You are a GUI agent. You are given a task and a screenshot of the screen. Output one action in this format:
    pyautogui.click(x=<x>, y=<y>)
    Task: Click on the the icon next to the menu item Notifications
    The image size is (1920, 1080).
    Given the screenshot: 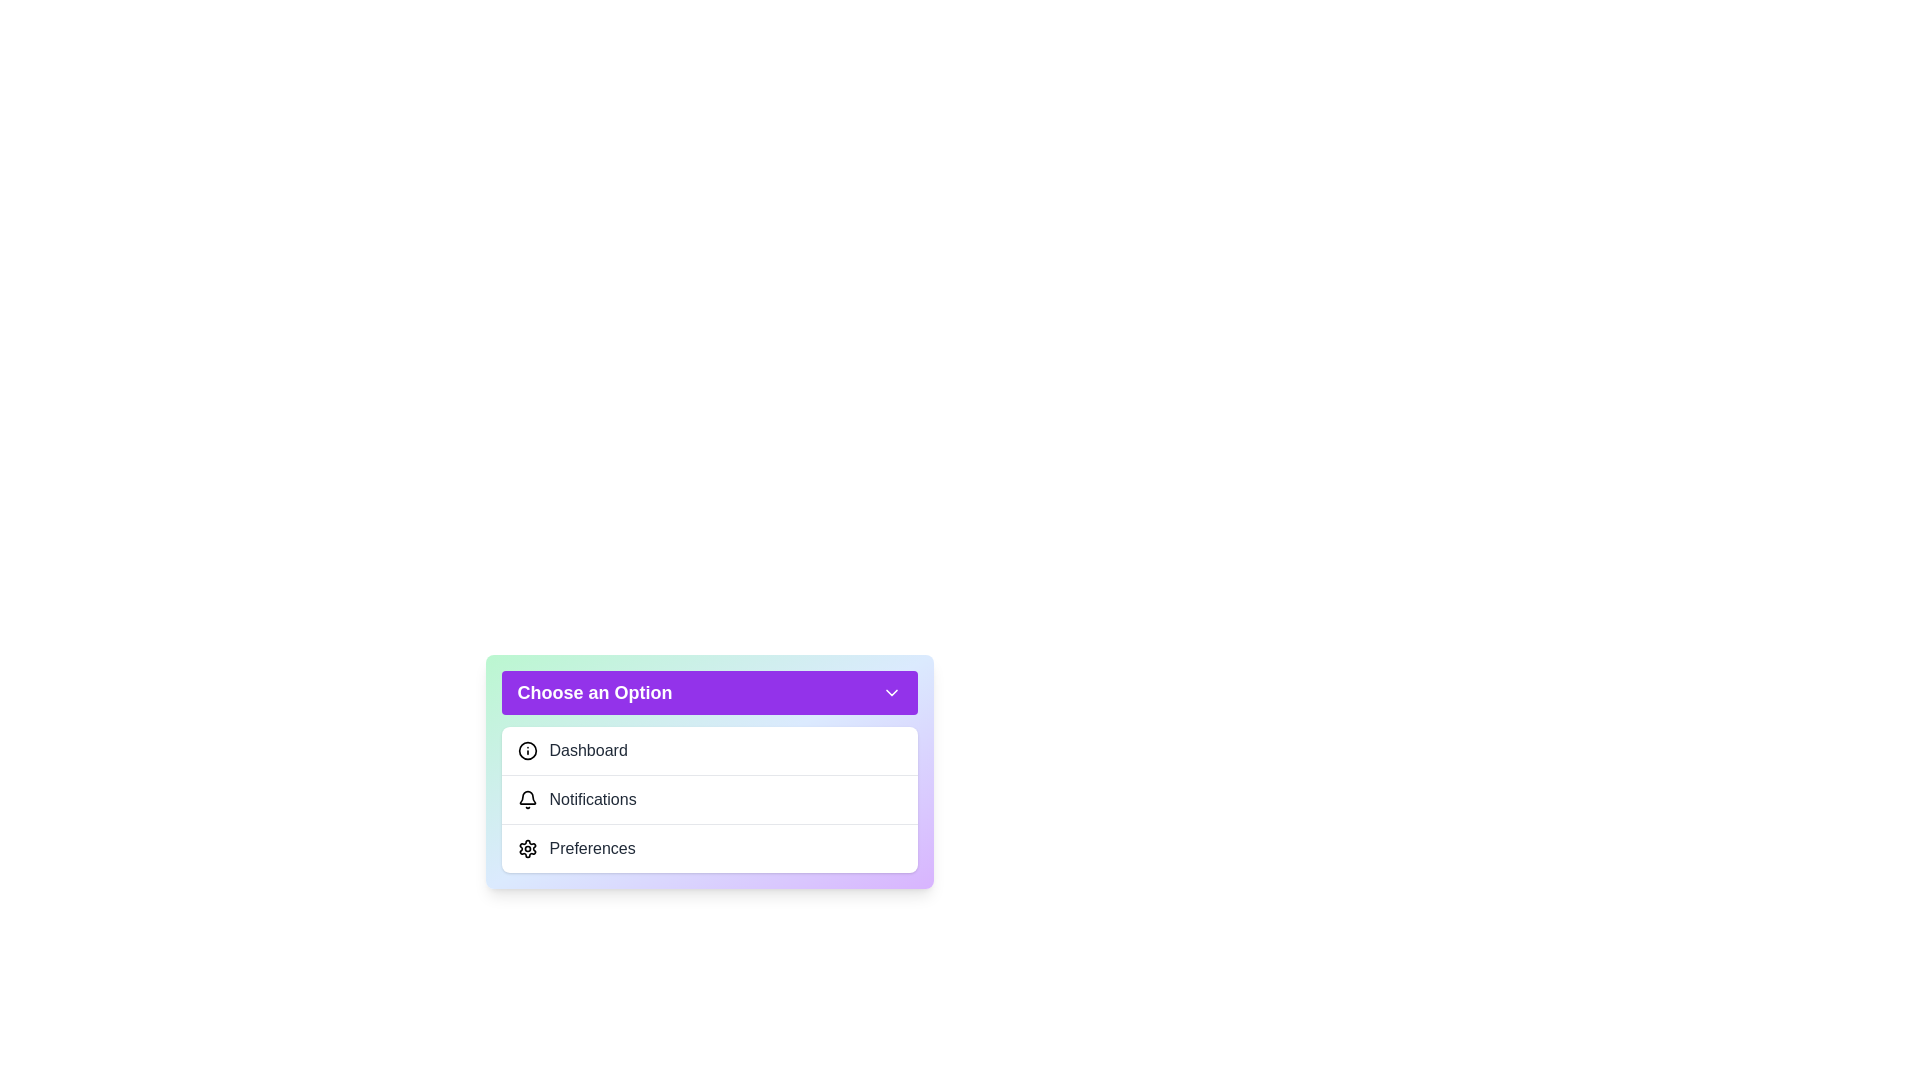 What is the action you would take?
    pyautogui.click(x=527, y=798)
    